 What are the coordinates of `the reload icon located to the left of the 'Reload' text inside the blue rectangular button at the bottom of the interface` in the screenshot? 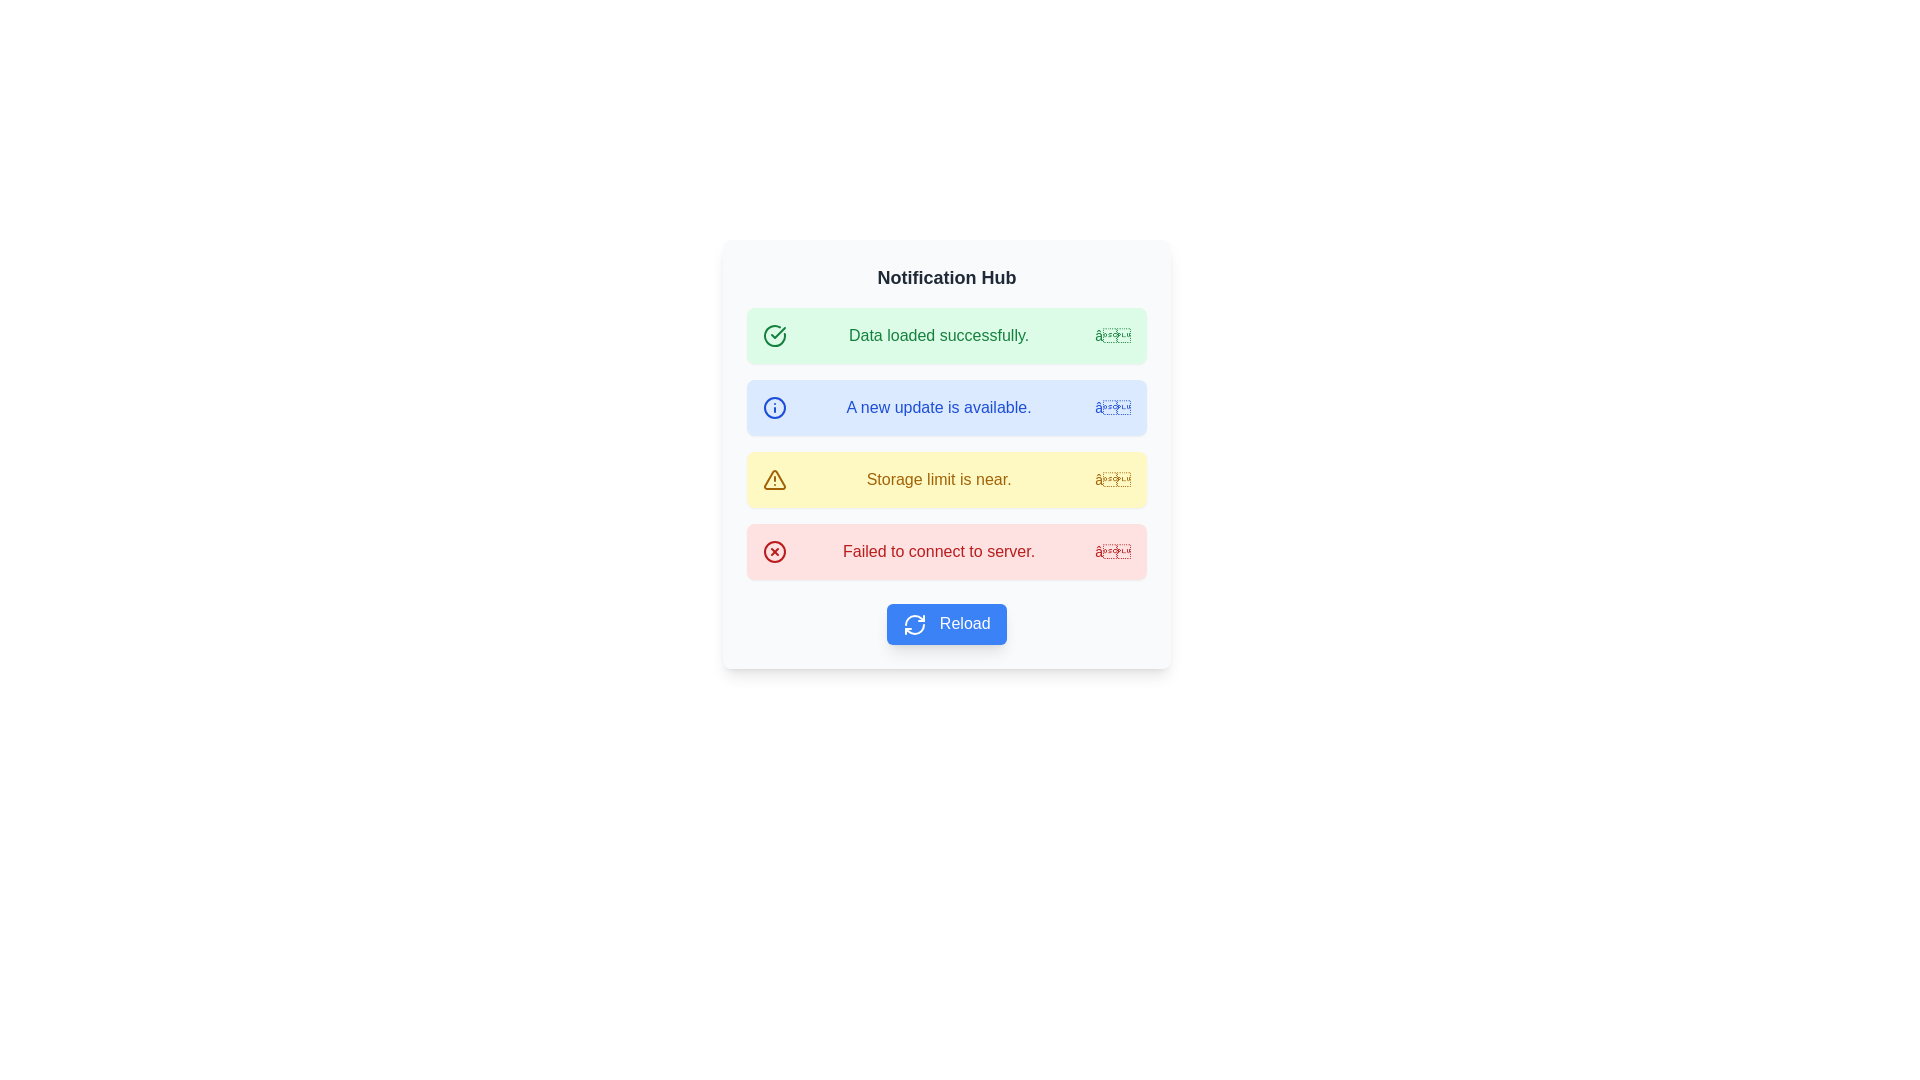 It's located at (914, 623).